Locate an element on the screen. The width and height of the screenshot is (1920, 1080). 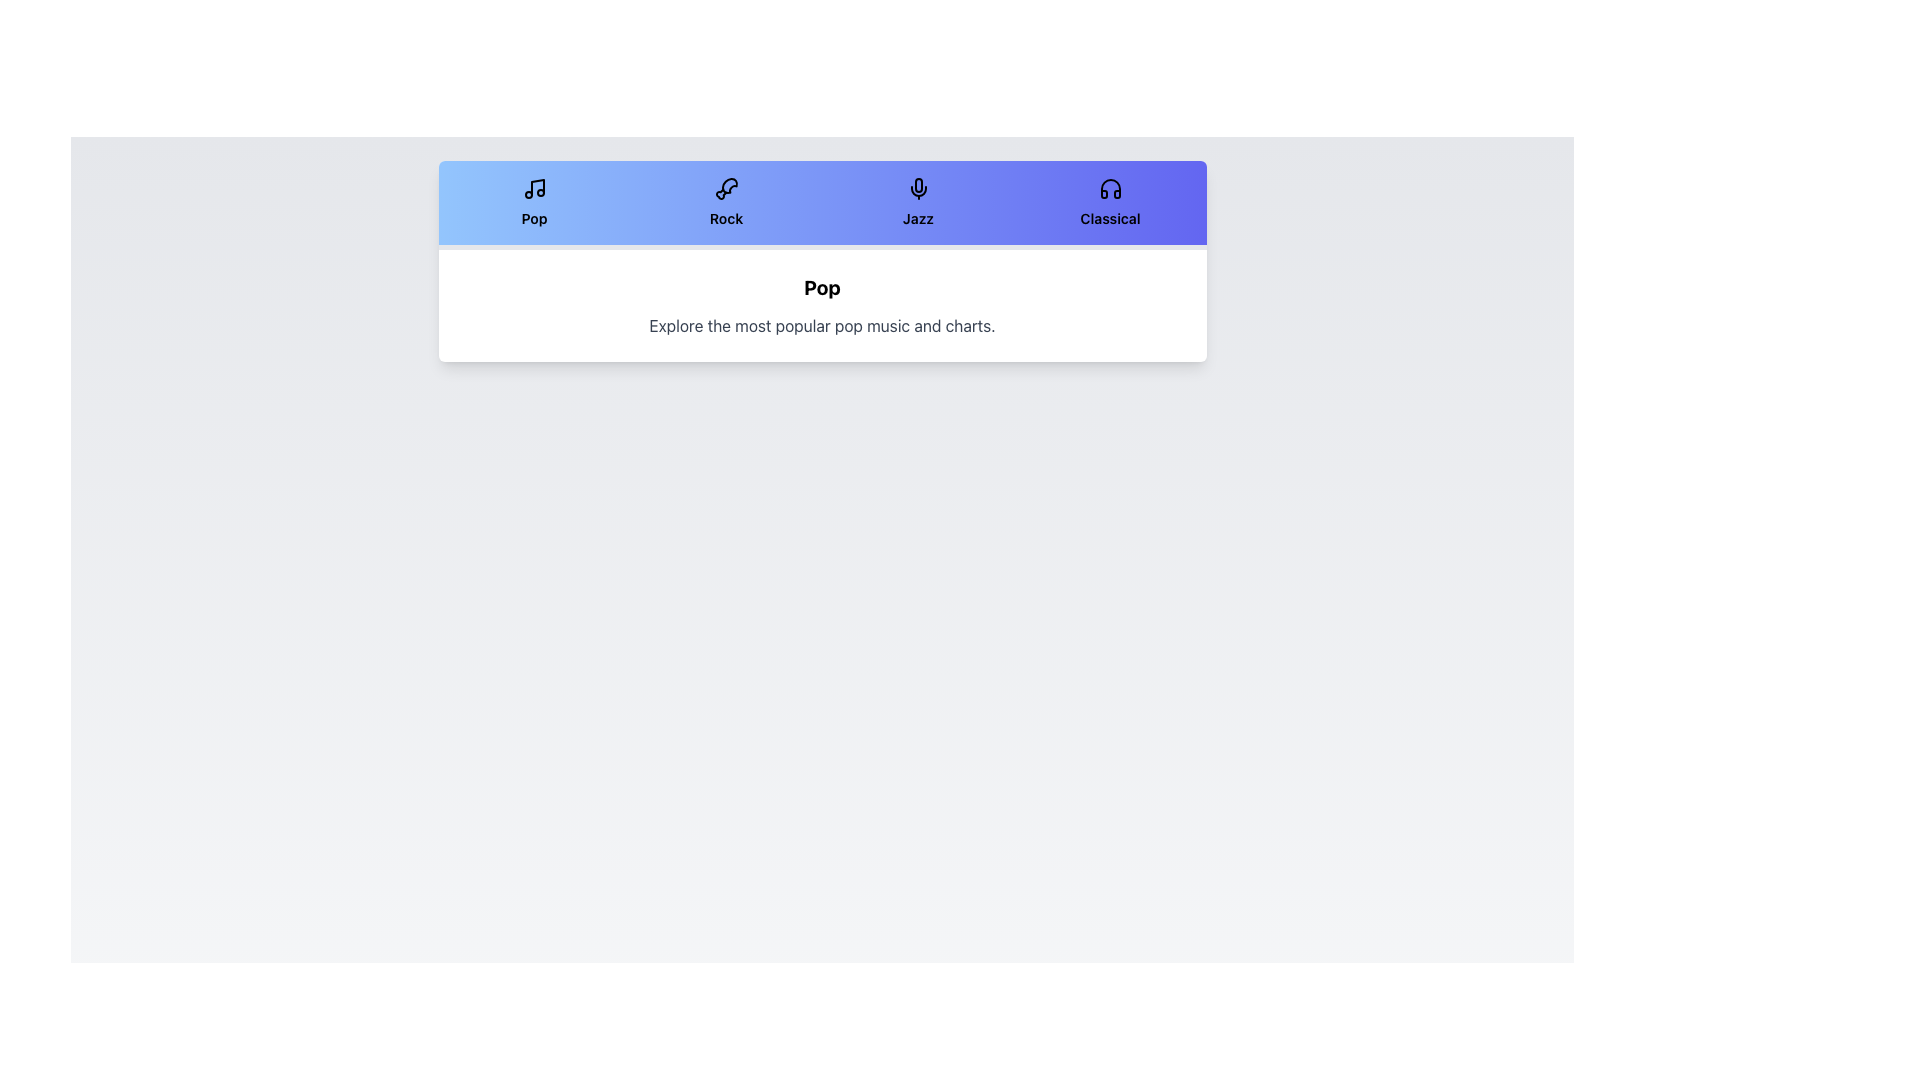
the 'Classical' music category icon (SVG) is located at coordinates (1109, 189).